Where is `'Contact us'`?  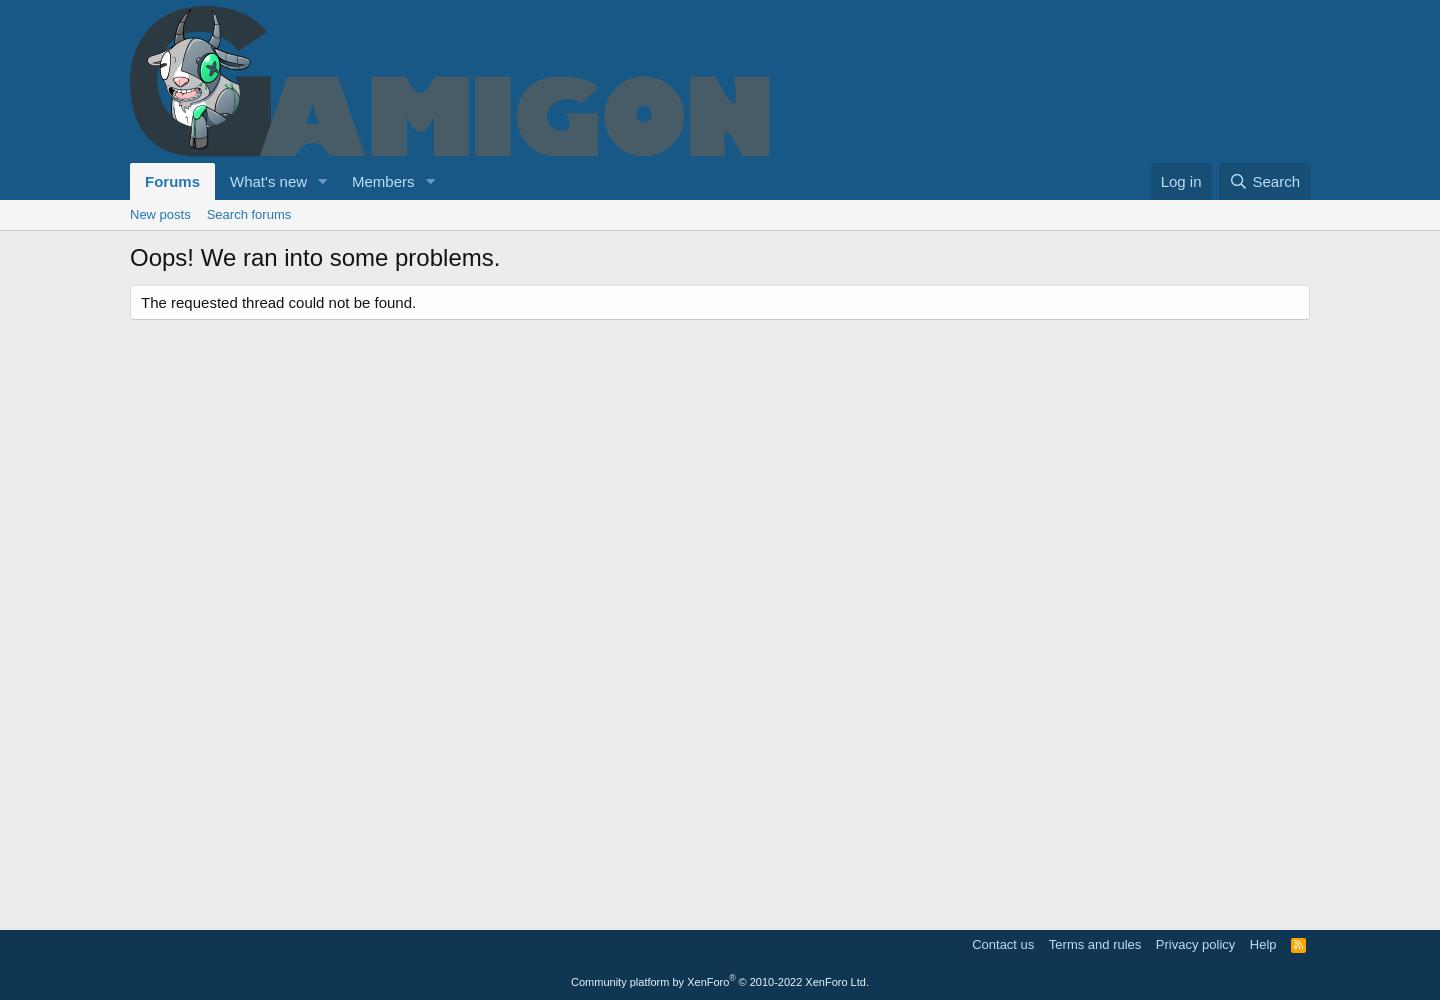
'Contact us' is located at coordinates (1001, 943).